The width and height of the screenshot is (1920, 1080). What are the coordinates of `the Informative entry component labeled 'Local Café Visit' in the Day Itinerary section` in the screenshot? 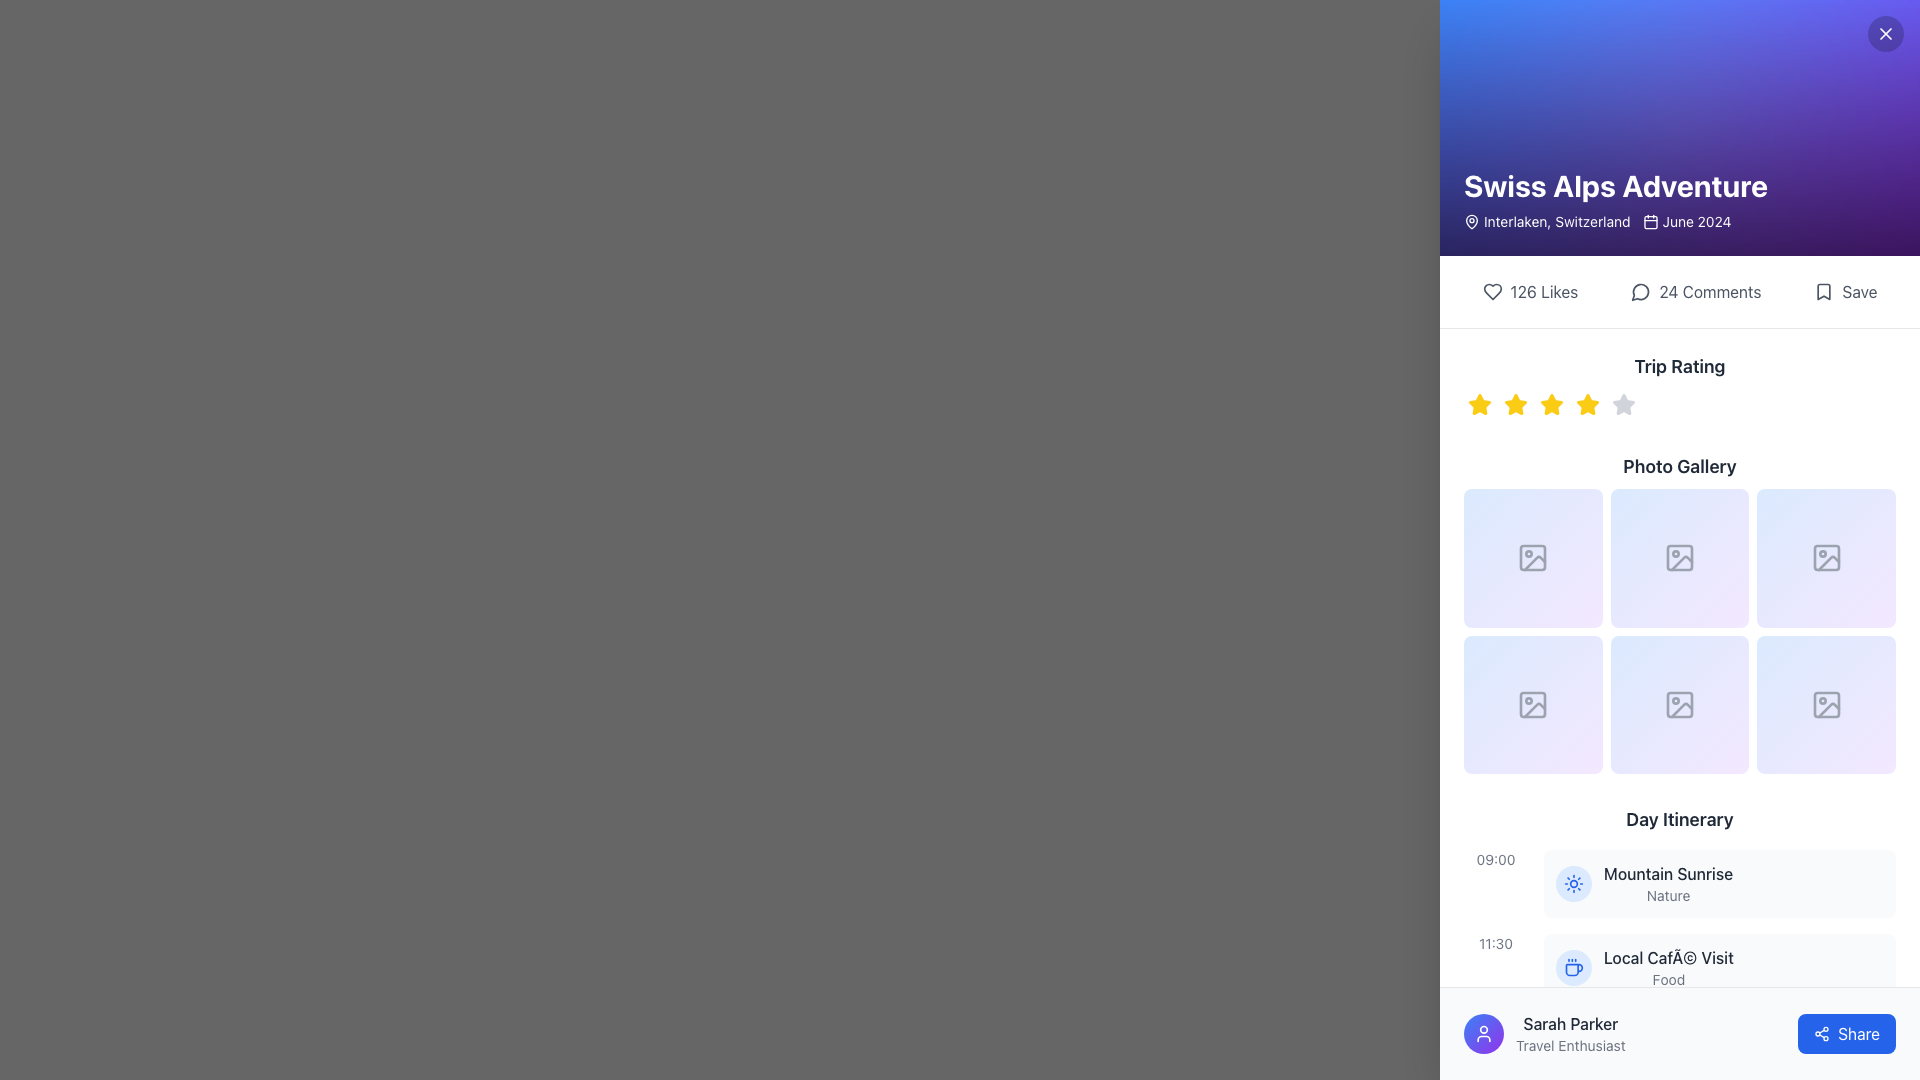 It's located at (1718, 967).